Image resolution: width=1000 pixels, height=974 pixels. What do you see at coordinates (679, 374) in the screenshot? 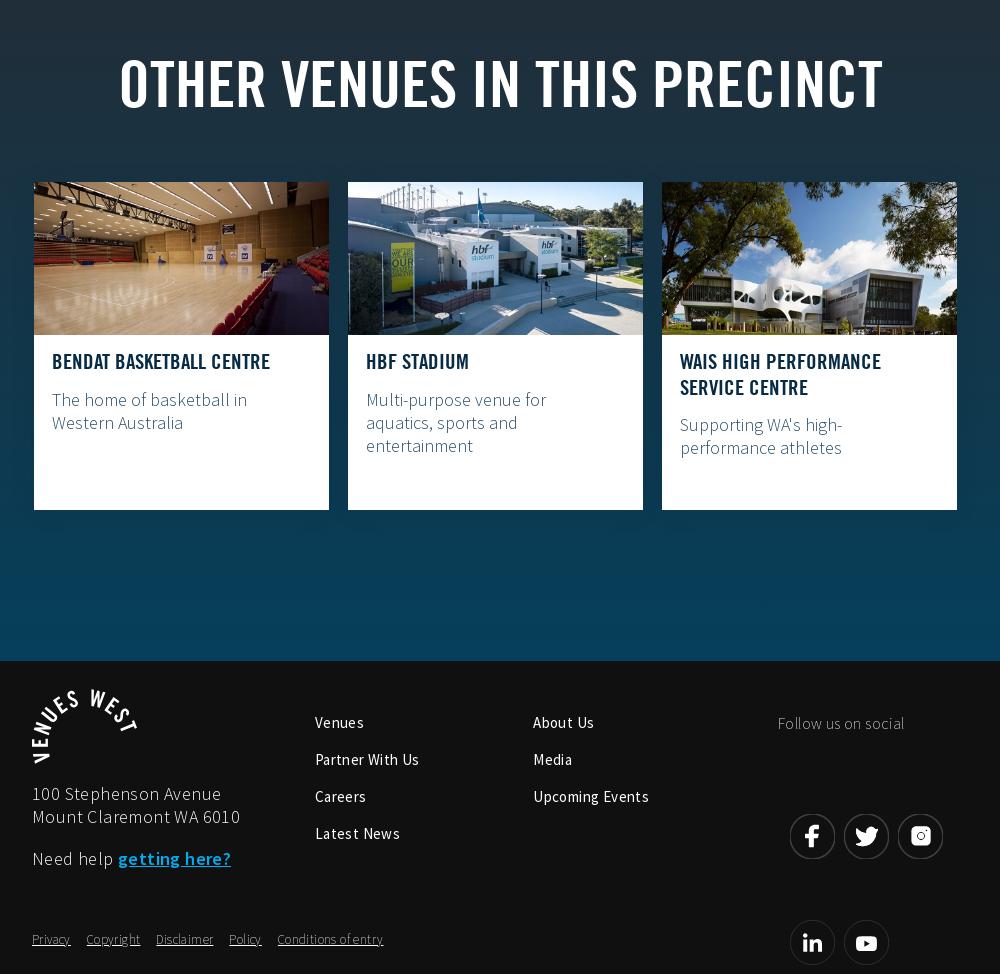
I see `'WAIS High Performance Service Centre'` at bounding box center [679, 374].